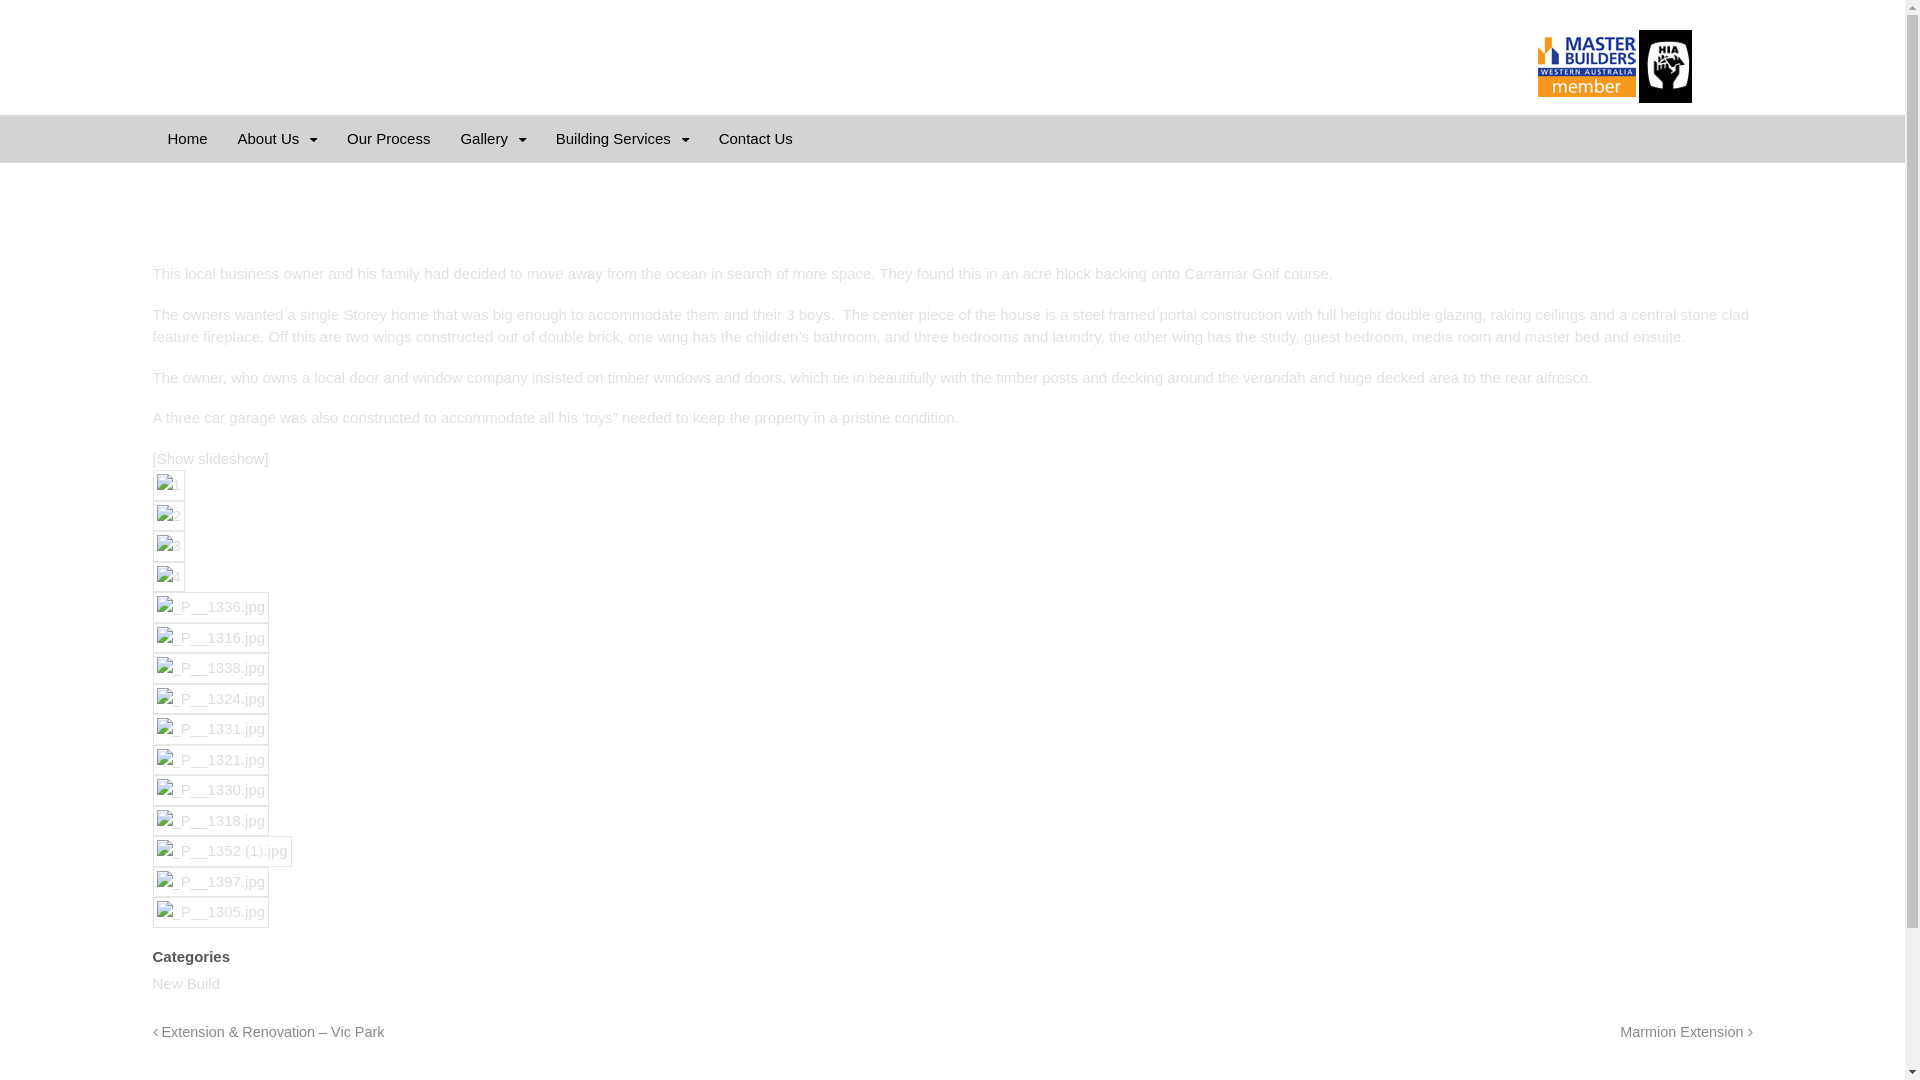 The height and width of the screenshot is (1080, 1920). Describe the element at coordinates (186, 982) in the screenshot. I see `'New Build'` at that location.